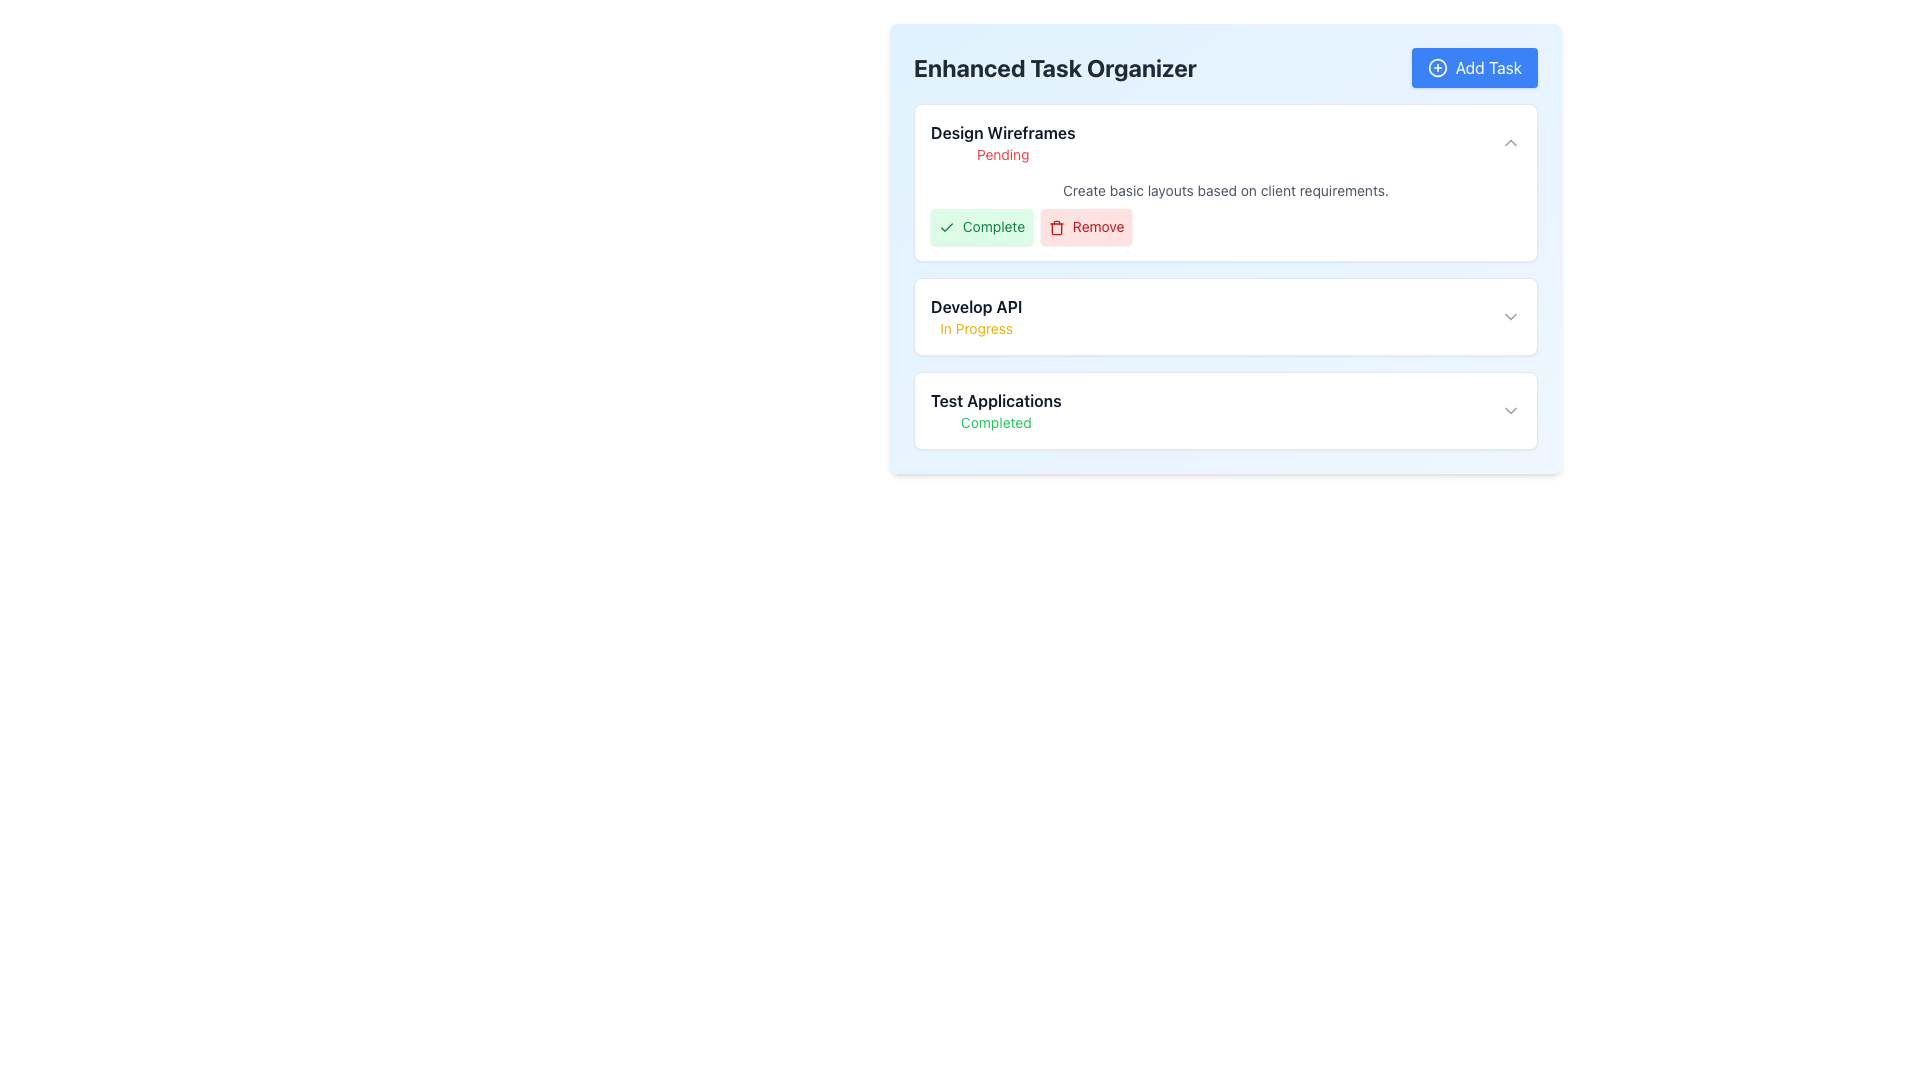  What do you see at coordinates (1054, 67) in the screenshot?
I see `the 'Enhanced Task Organizer' text label, which is styled in bold and large font, located at the top of the interface` at bounding box center [1054, 67].